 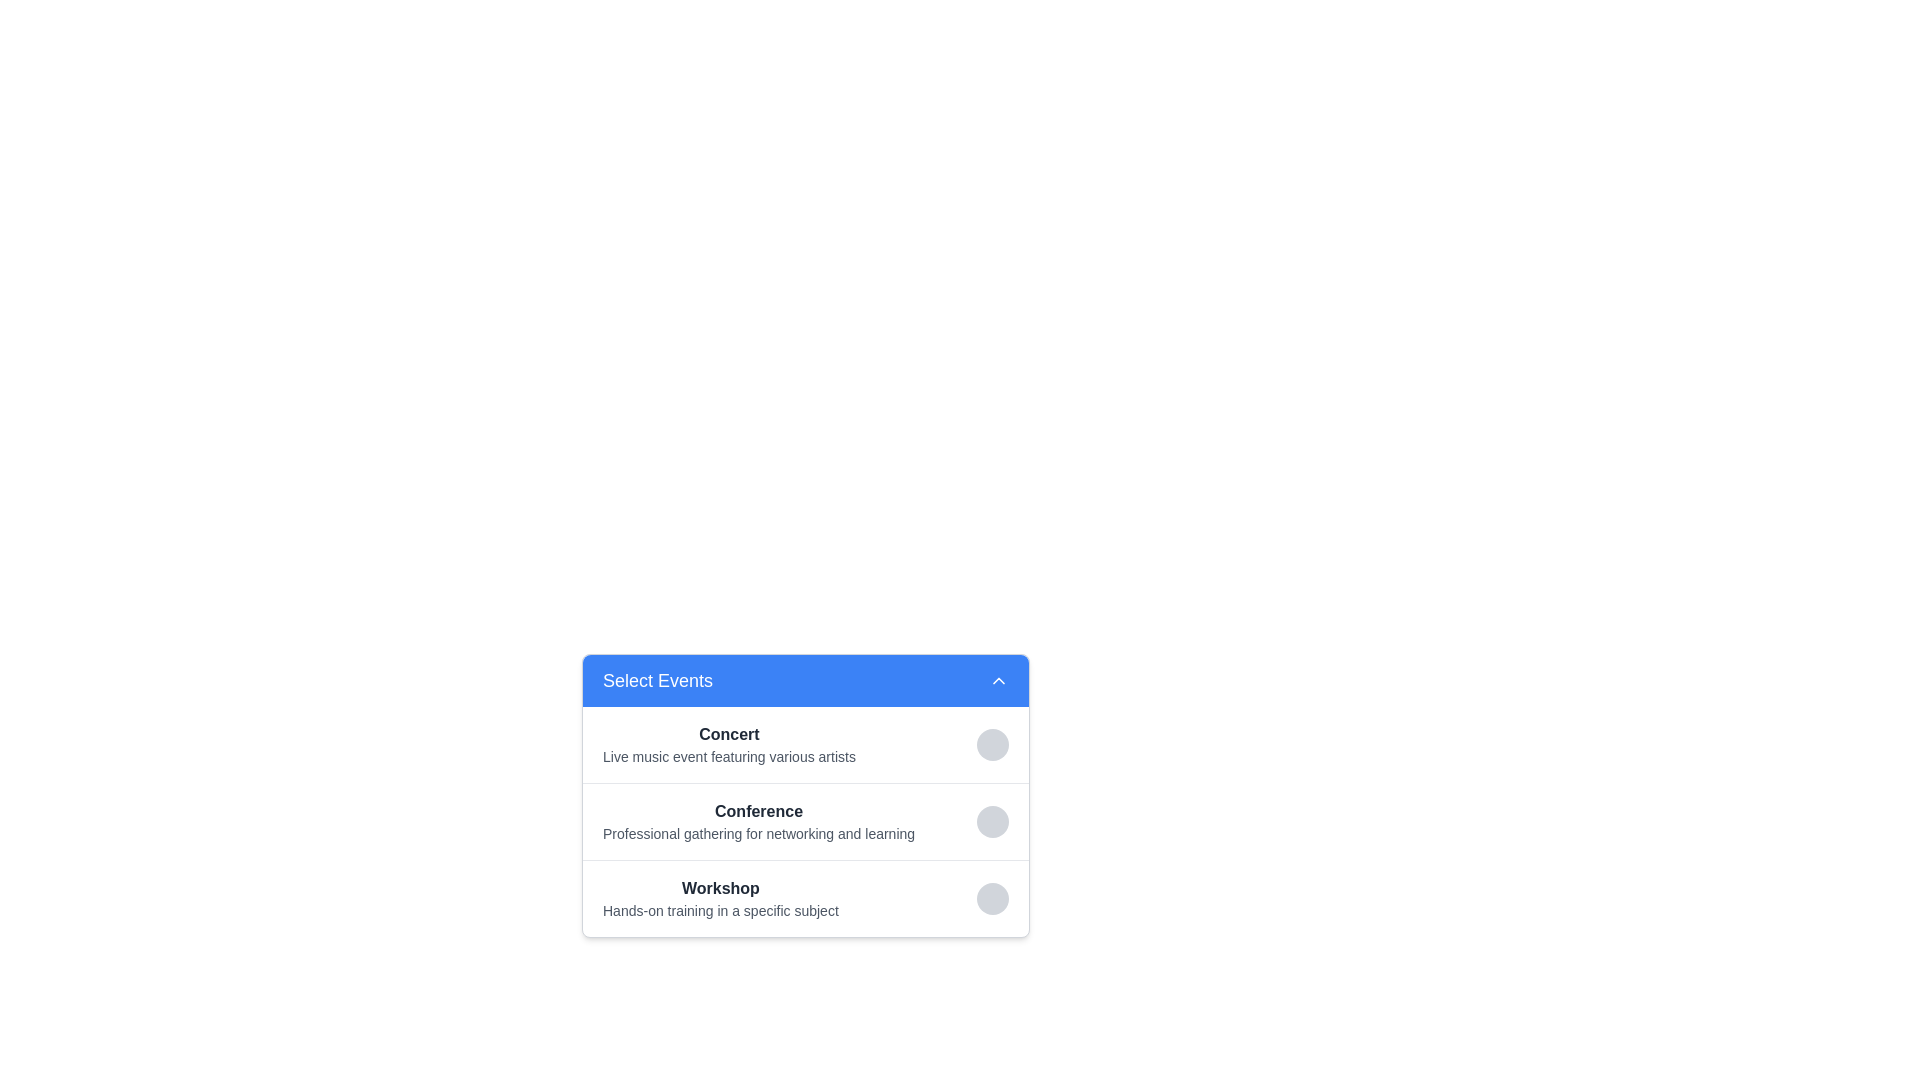 I want to click on text details of the conference label, which is the second item in the vertical list within the 'Select Events' panel, positioned between 'Concert' and 'Workshop', so click(x=806, y=821).